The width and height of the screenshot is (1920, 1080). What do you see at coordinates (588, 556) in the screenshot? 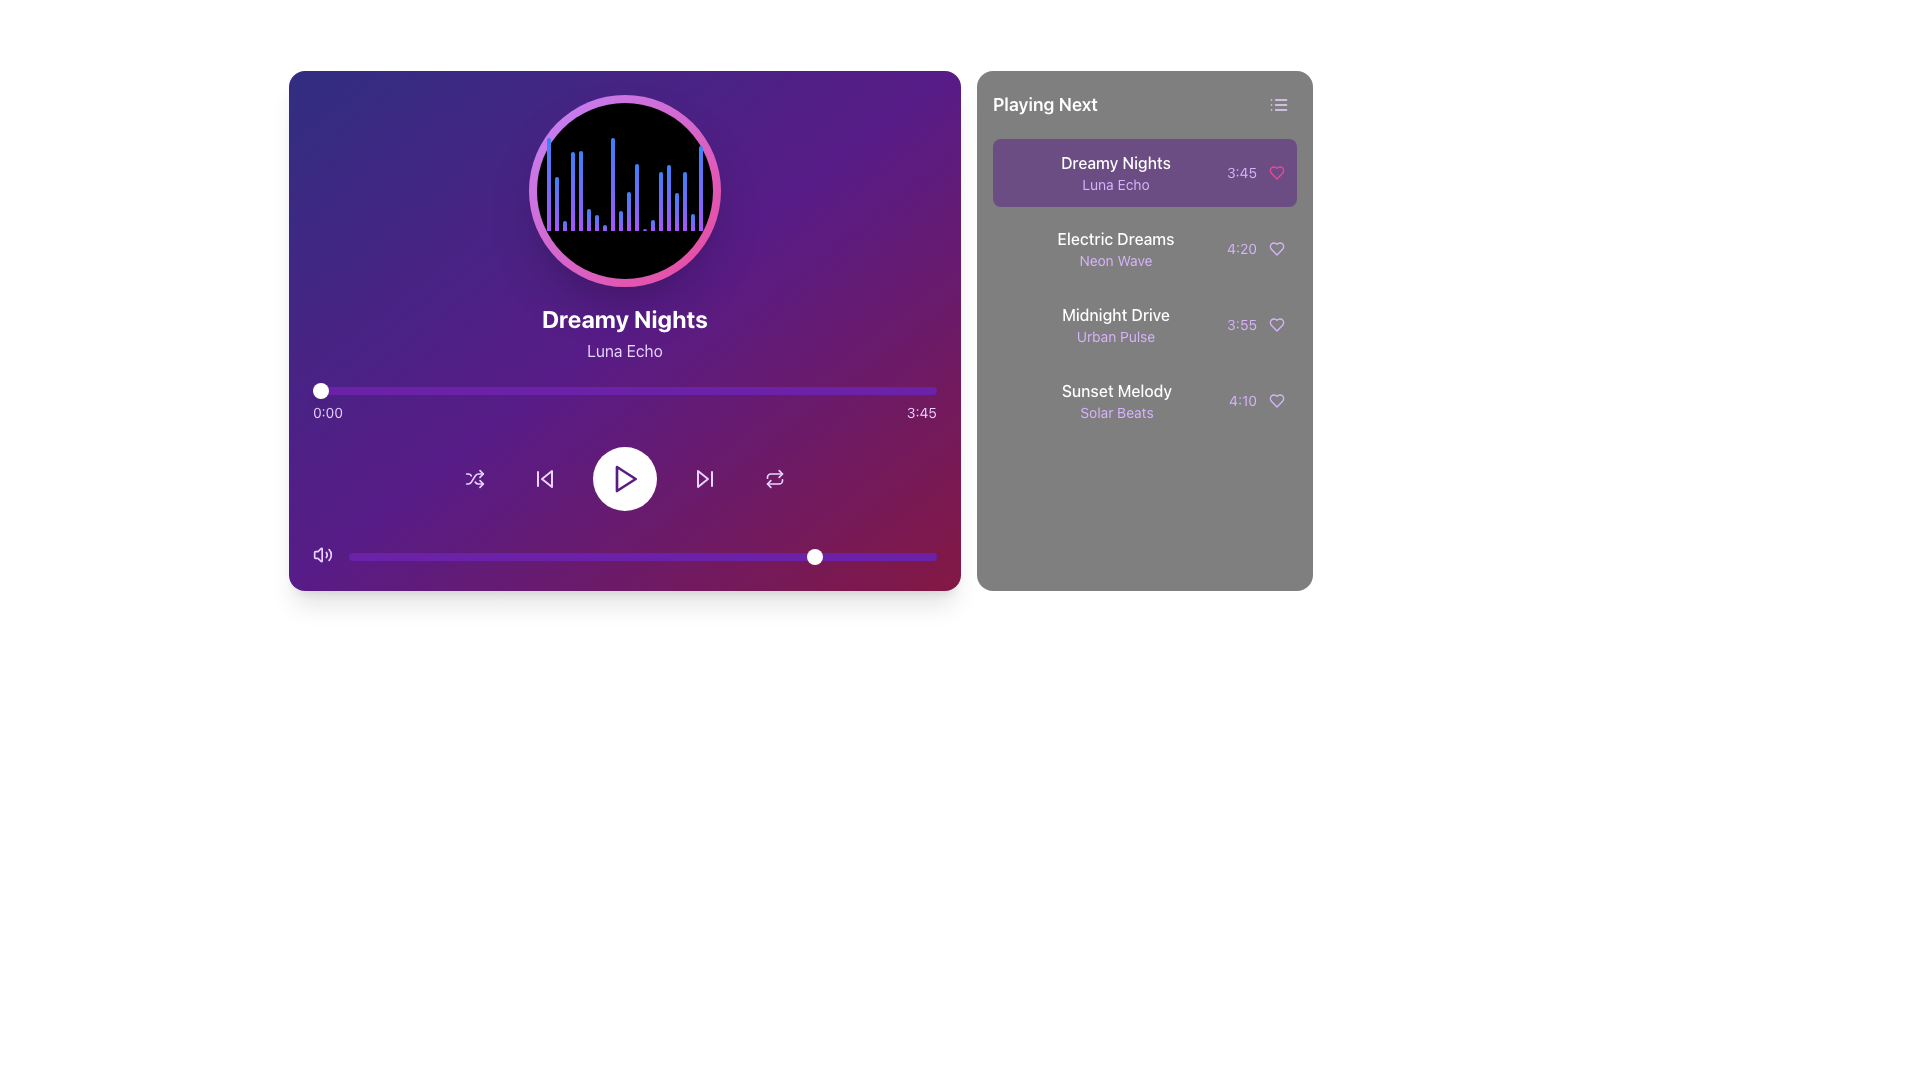
I see `slider value` at bounding box center [588, 556].